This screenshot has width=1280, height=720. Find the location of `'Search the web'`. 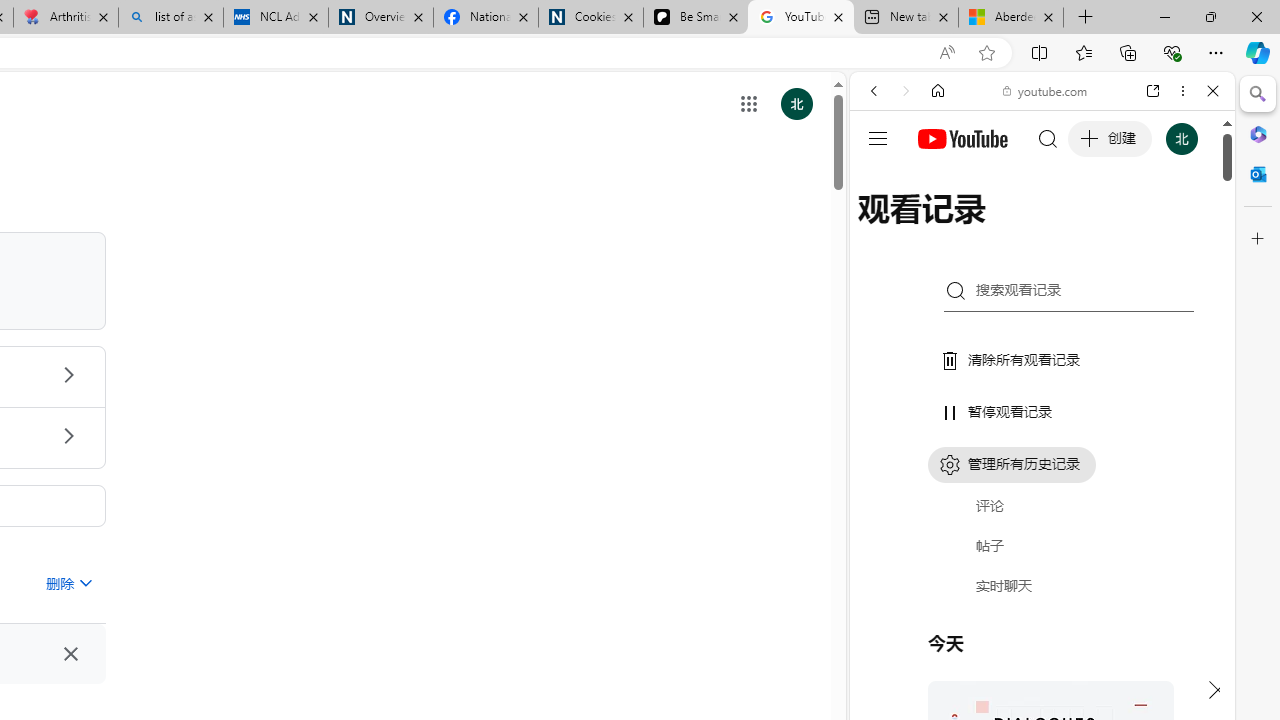

'Search the web' is located at coordinates (1051, 137).